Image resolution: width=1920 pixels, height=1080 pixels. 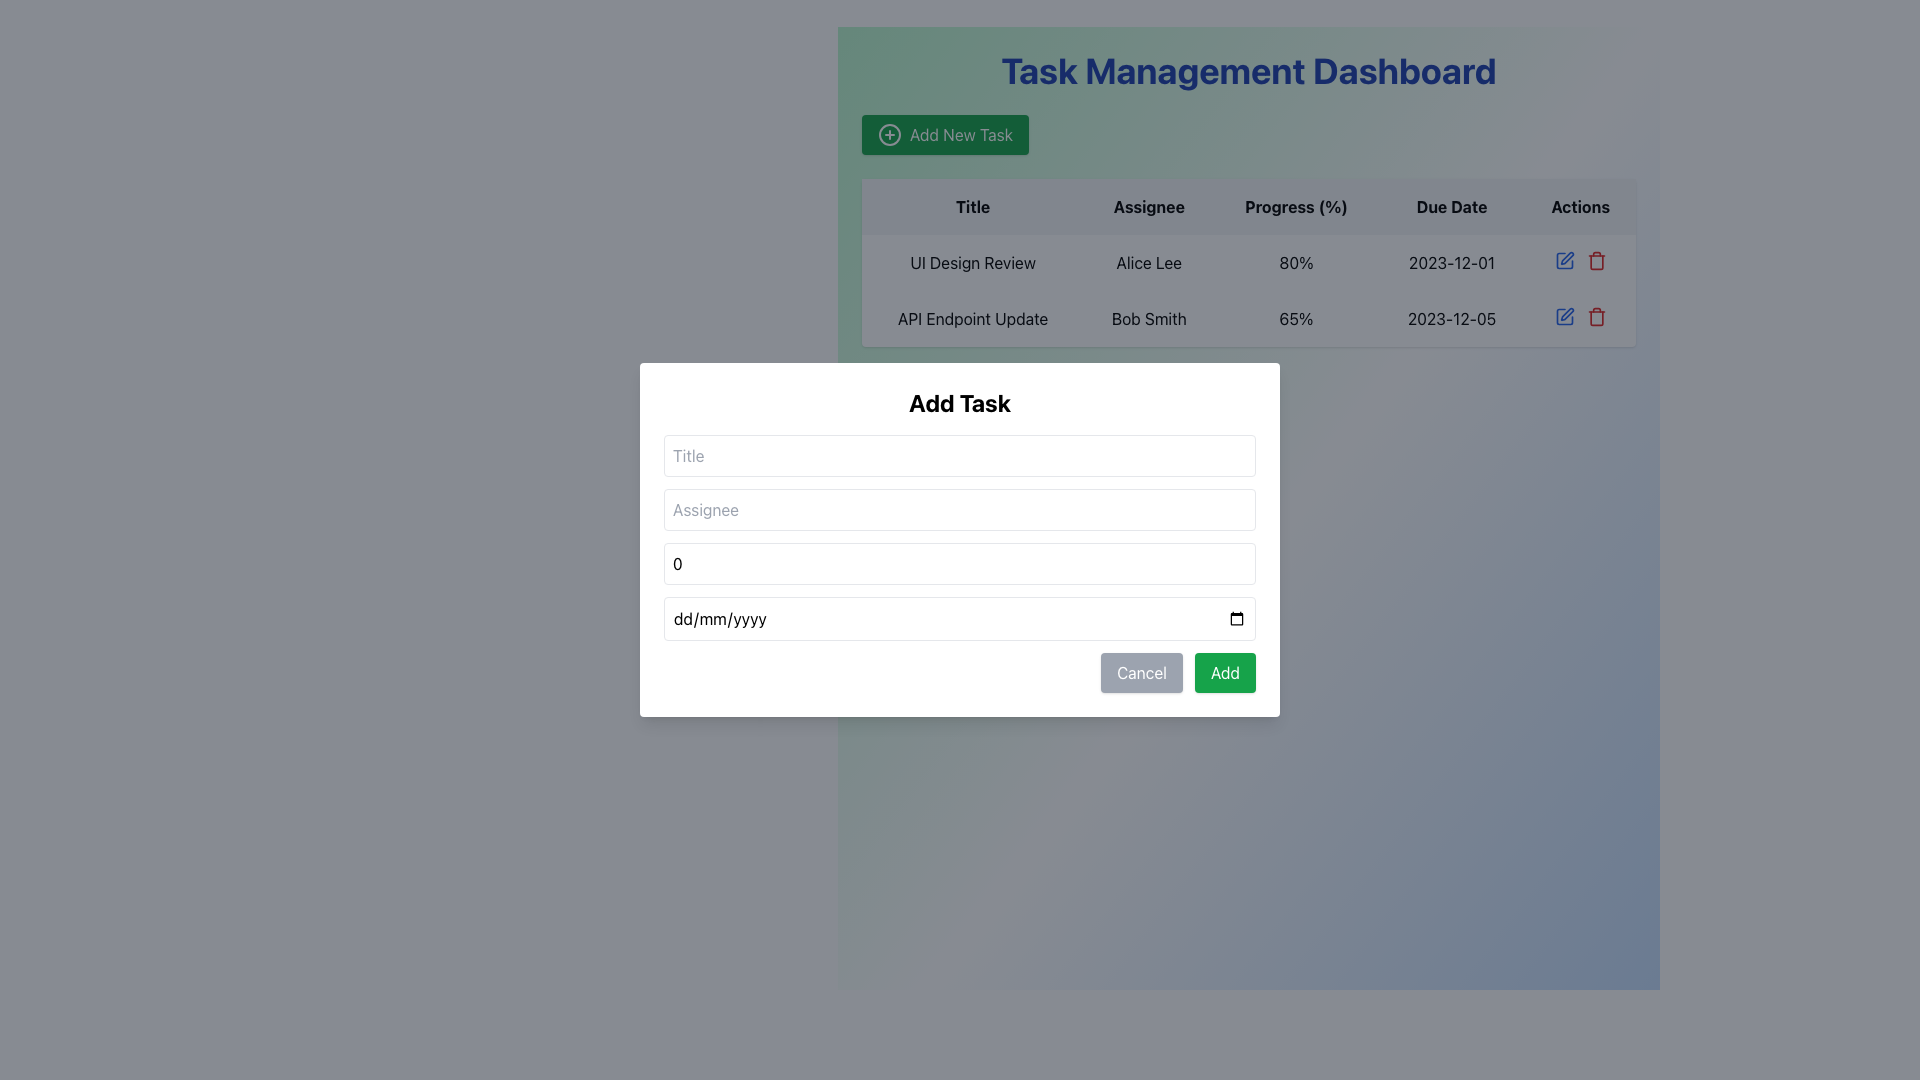 What do you see at coordinates (1595, 260) in the screenshot?
I see `the delete button located in the 'Actions' column of the task list for the task titled 'API Endpoint Update'` at bounding box center [1595, 260].